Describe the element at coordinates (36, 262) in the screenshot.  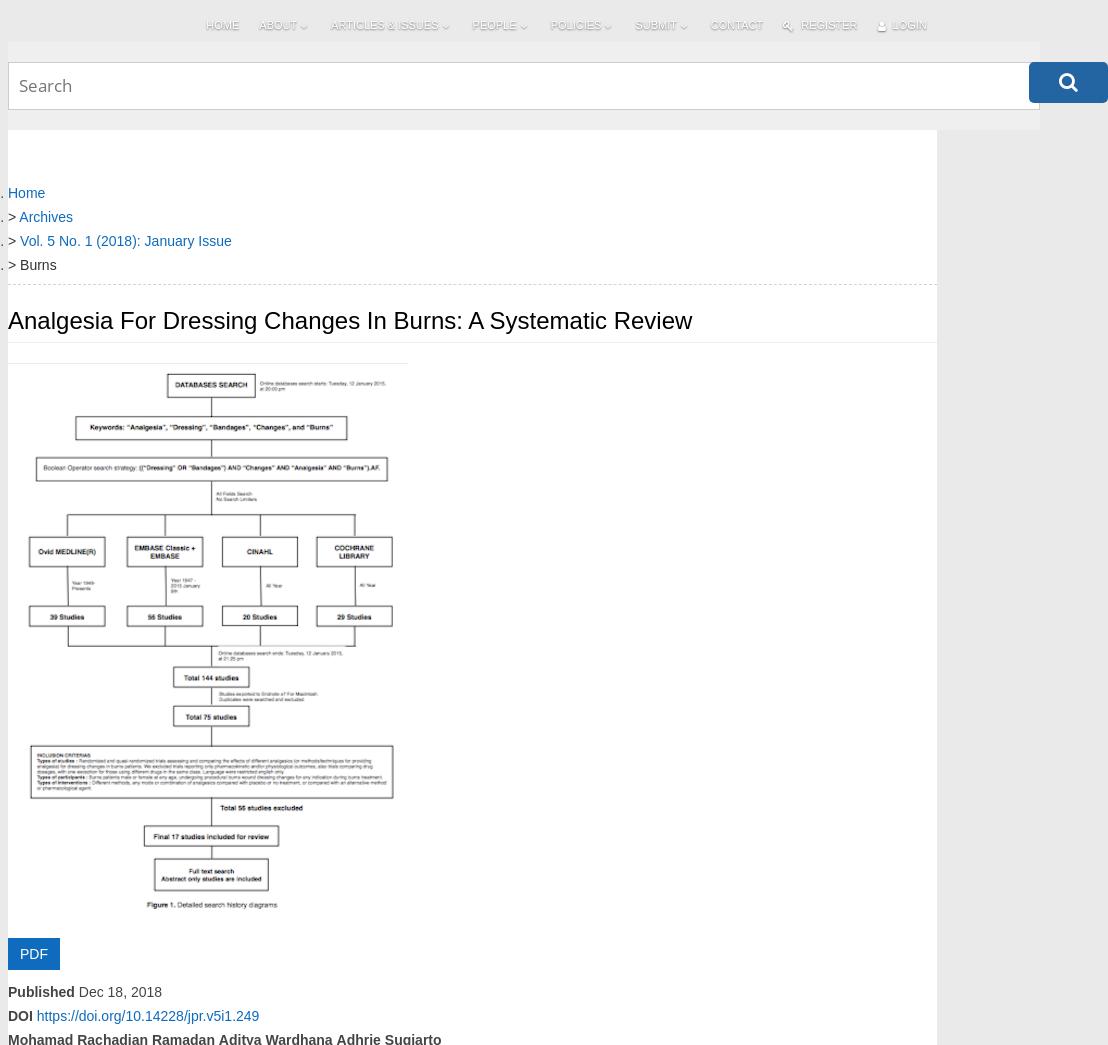
I see `'Burns'` at that location.